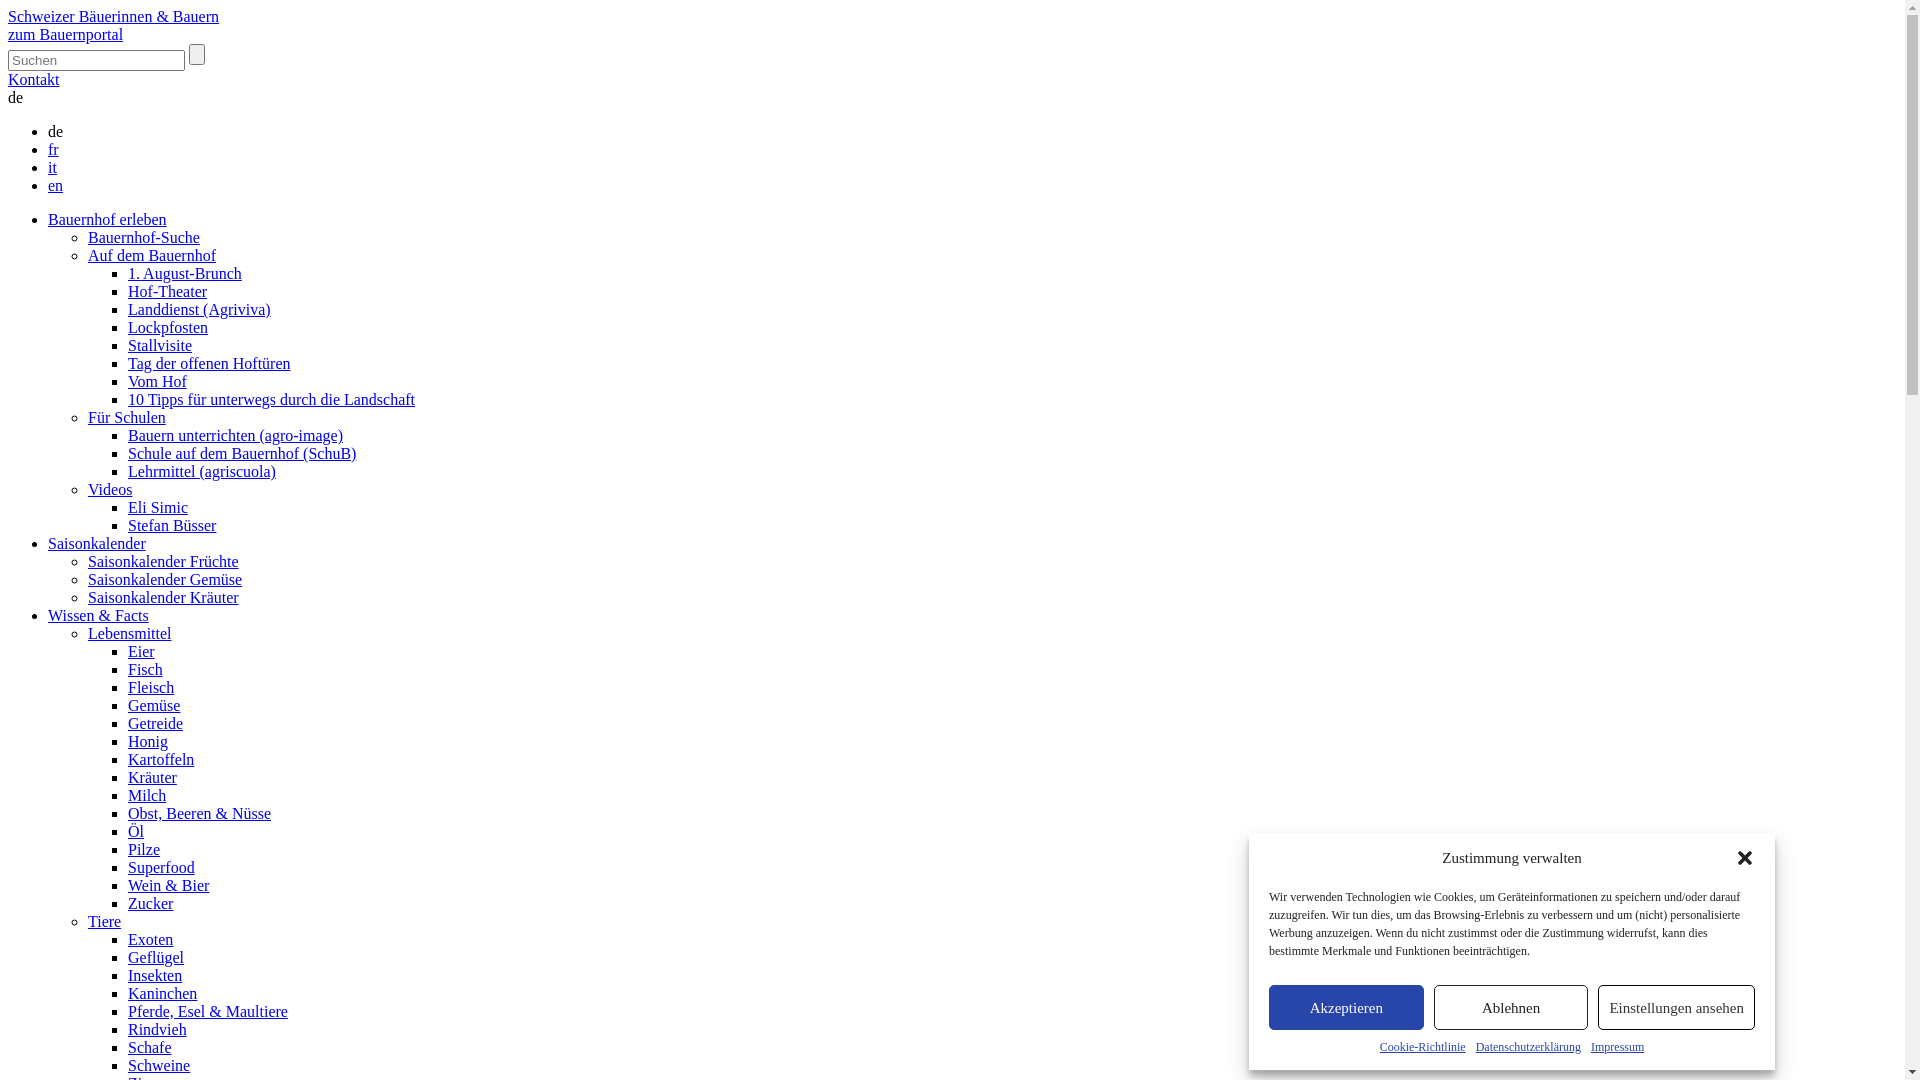  I want to click on 'Hof-Theater', so click(127, 291).